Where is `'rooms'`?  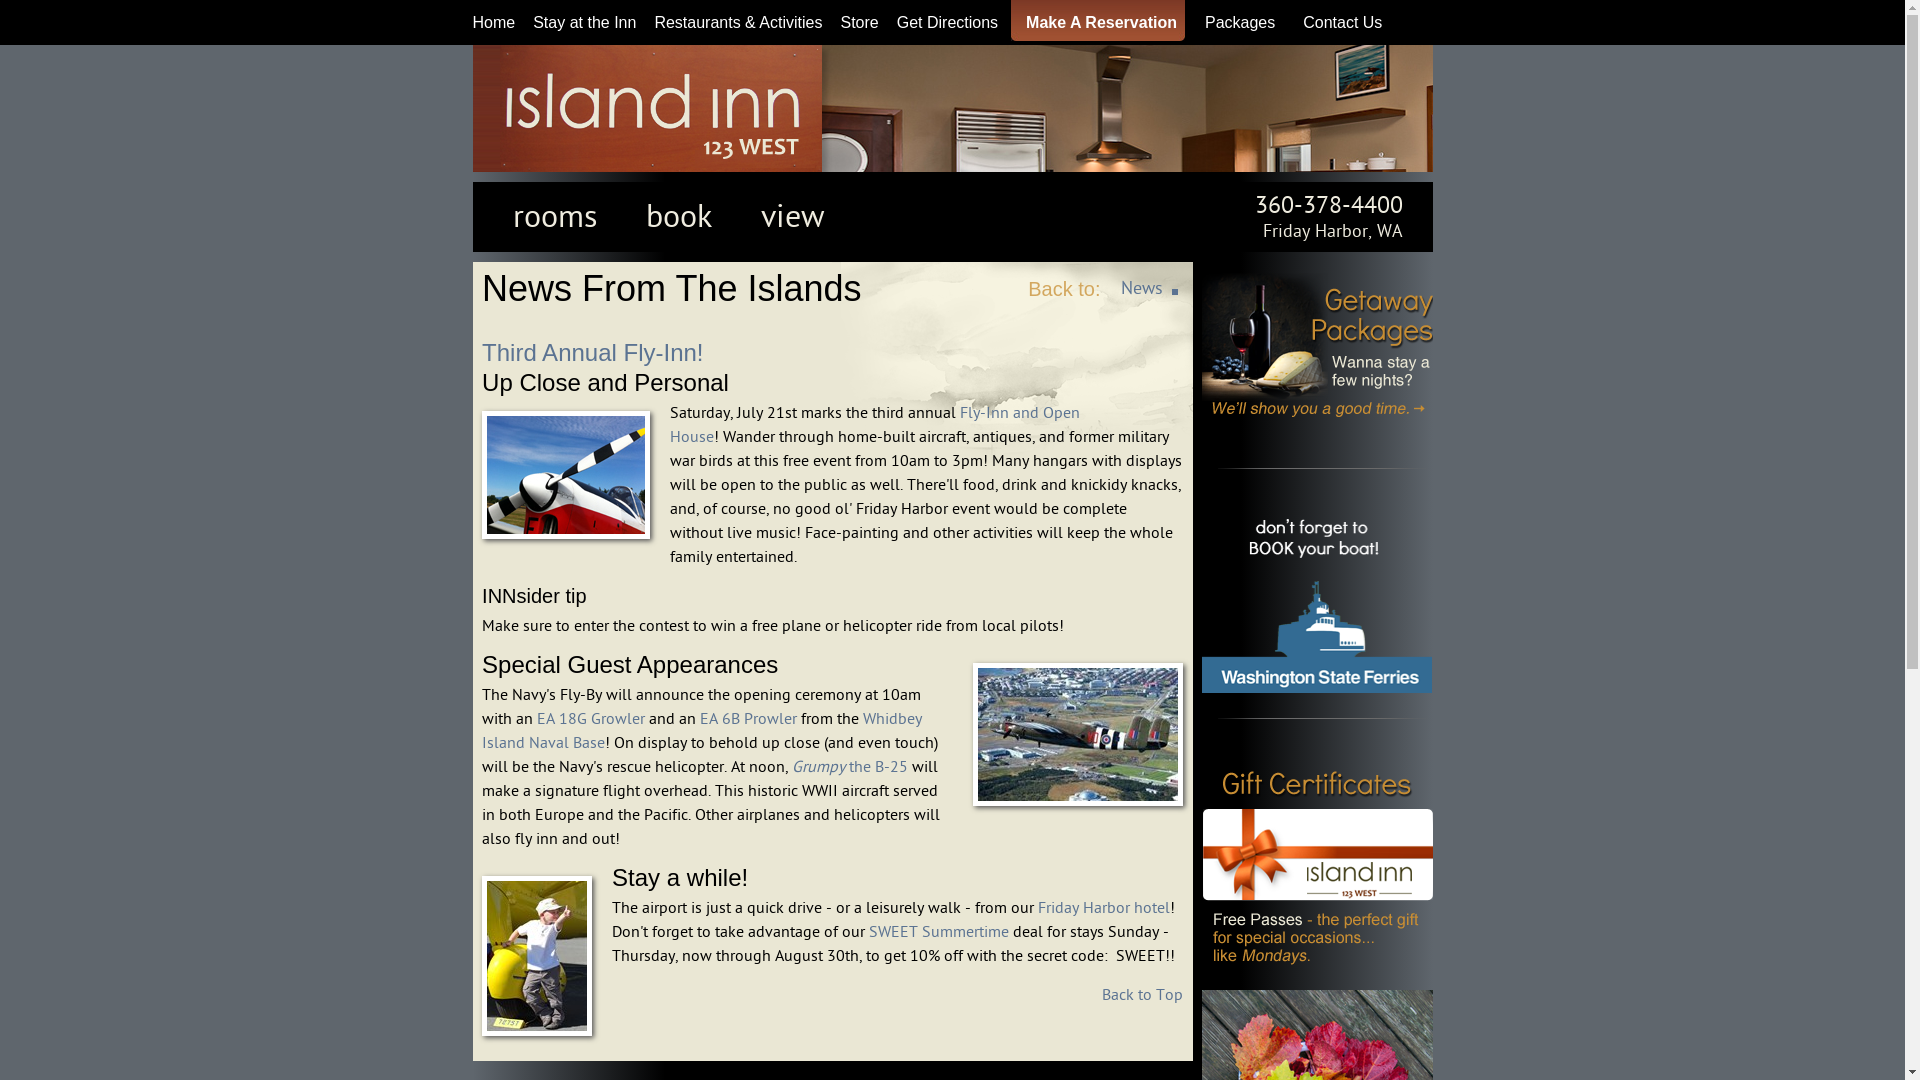
'rooms' is located at coordinates (553, 216).